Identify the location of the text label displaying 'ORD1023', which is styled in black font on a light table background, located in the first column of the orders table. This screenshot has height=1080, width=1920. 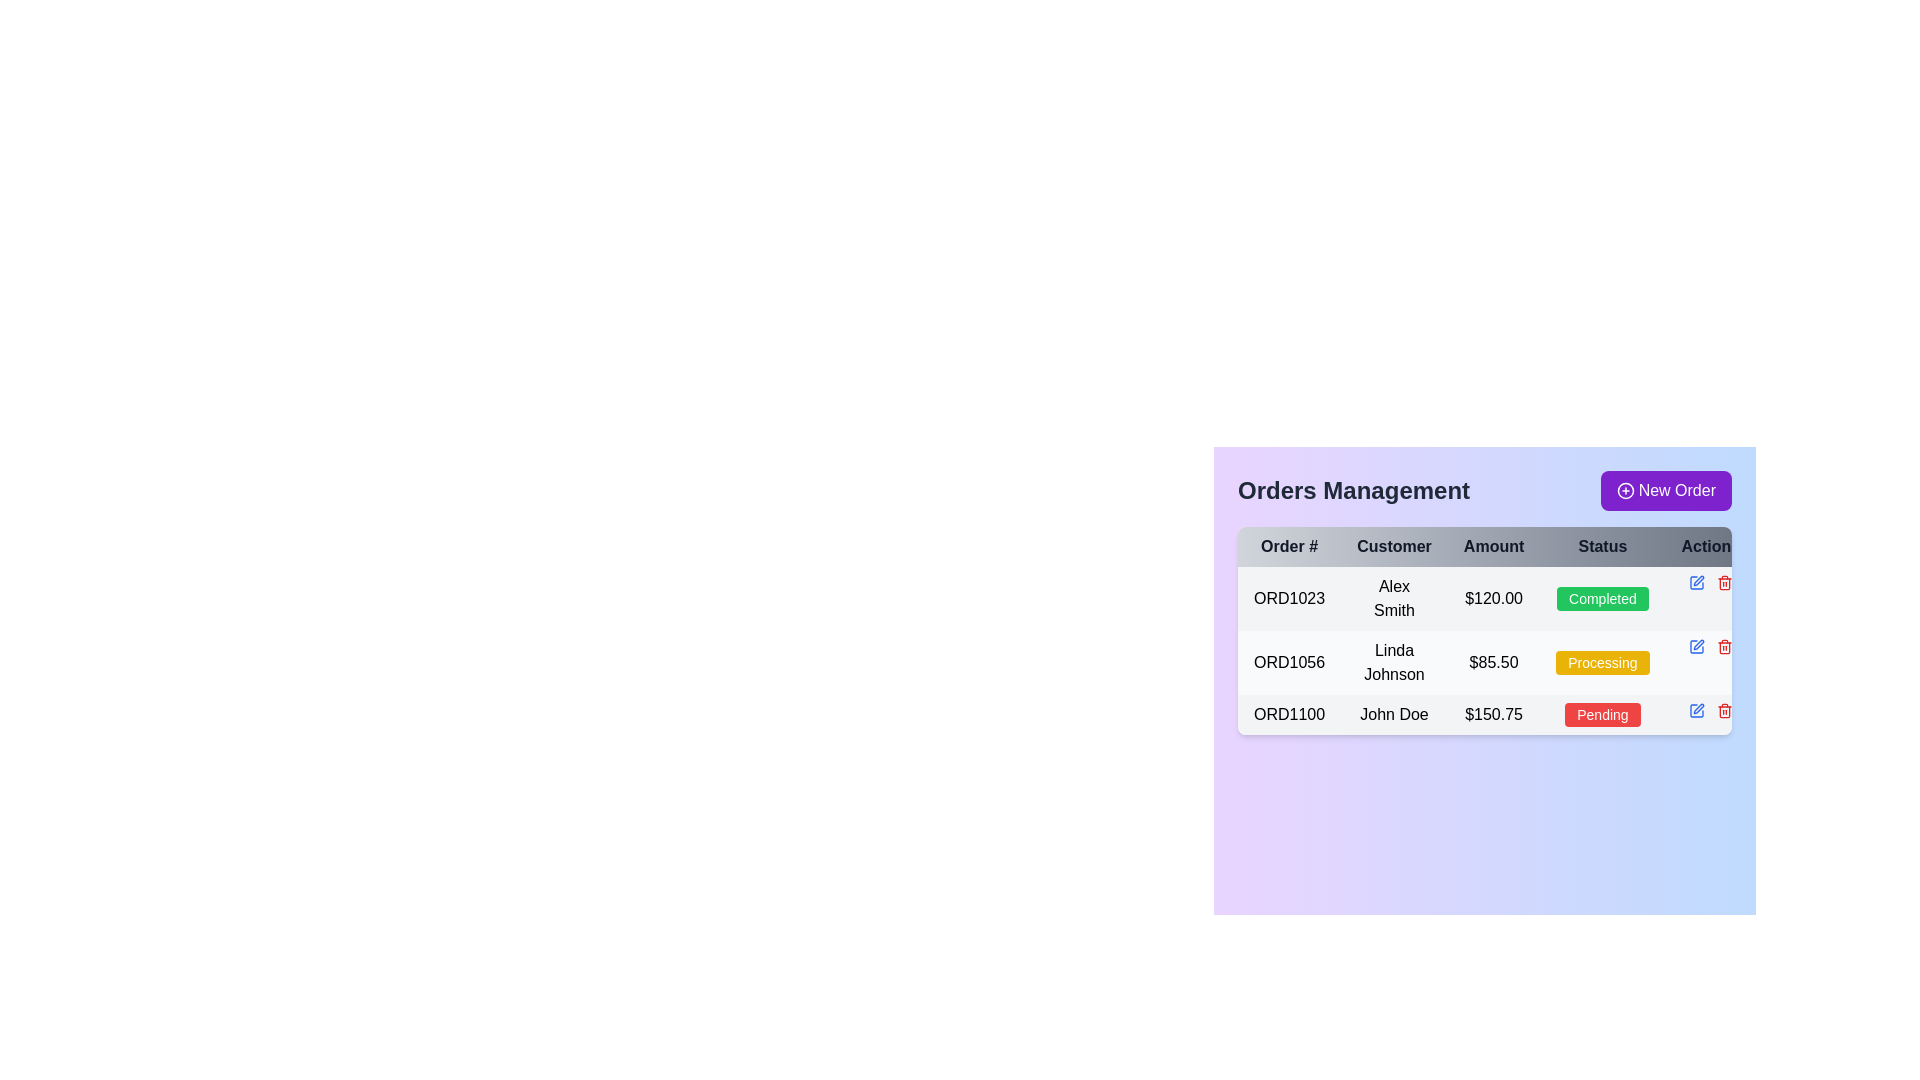
(1289, 597).